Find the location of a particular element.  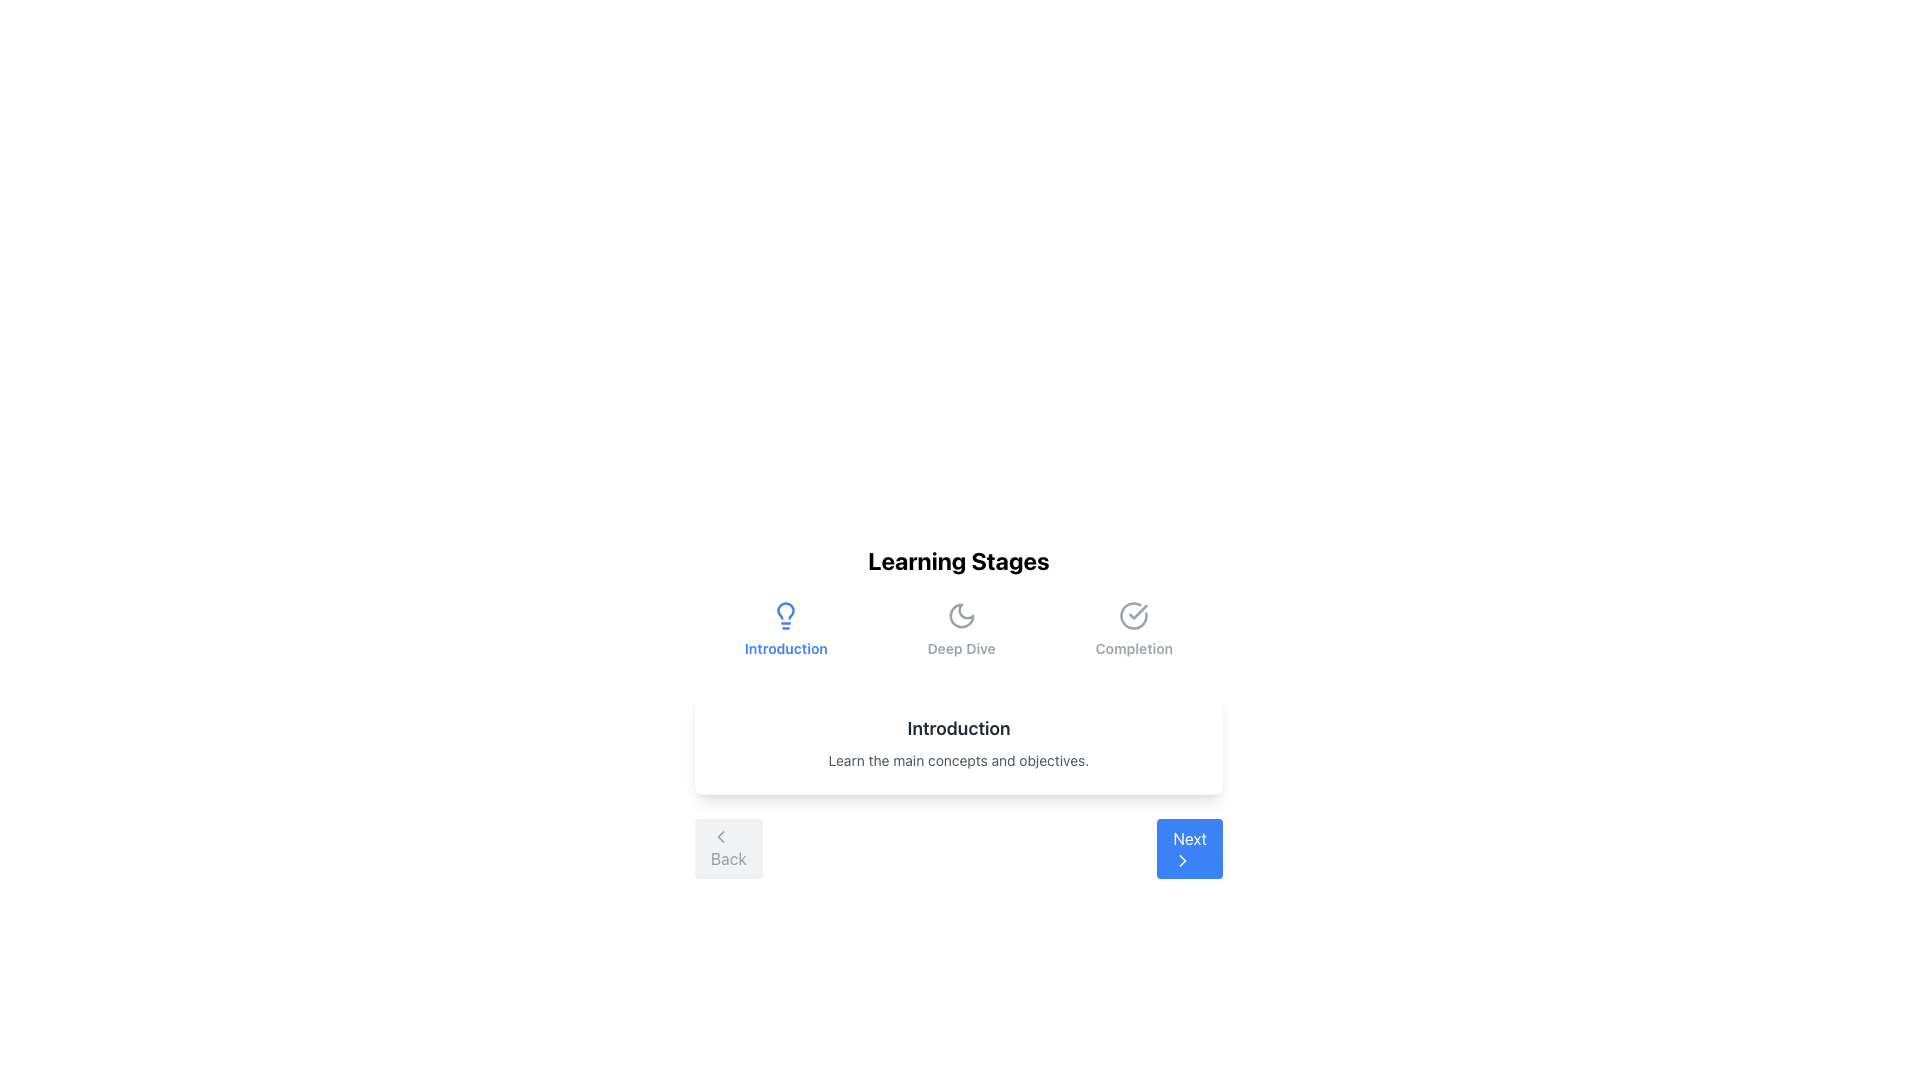

the rightward-pointing chevron icon located within the 'Next' button at the bottom right of the interface is located at coordinates (1183, 859).